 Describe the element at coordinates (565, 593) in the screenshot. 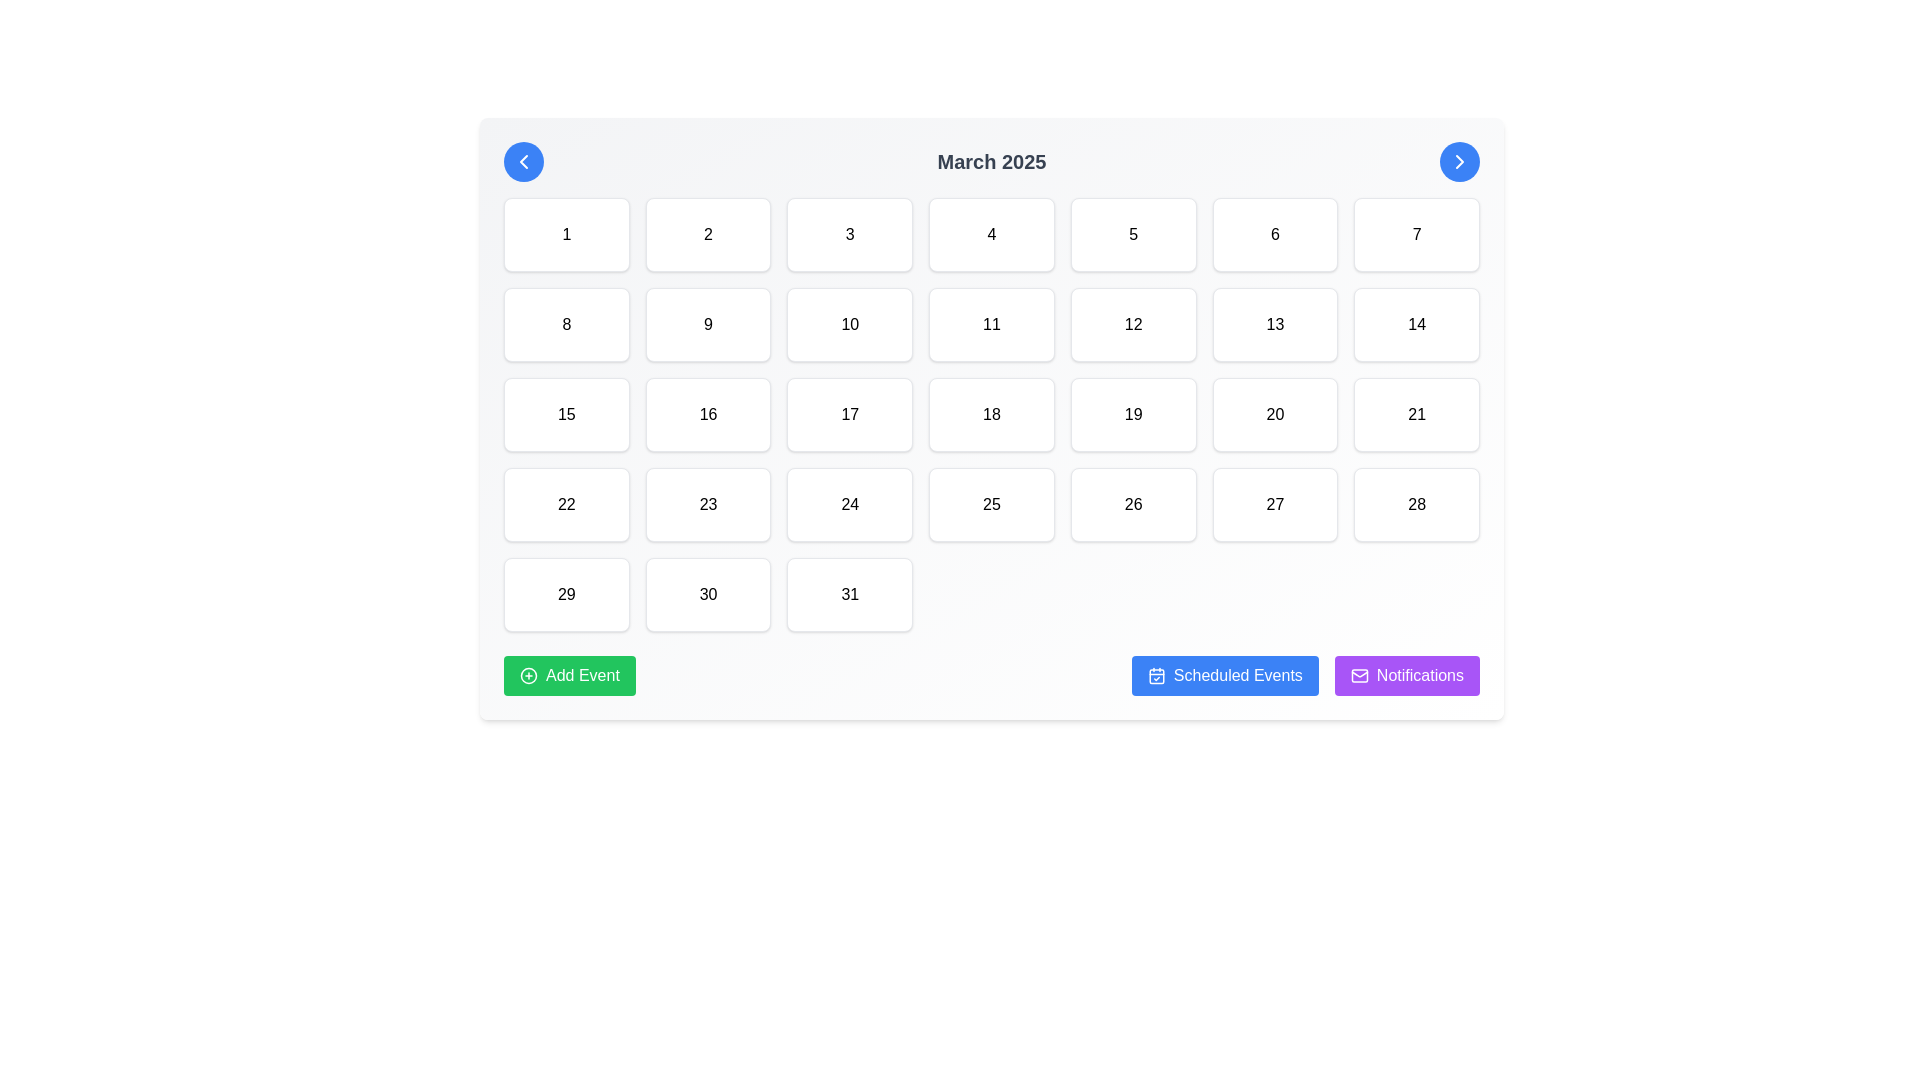

I see `the text label displaying the number '29' in the last row of the calendar grid for March 2025, positioned second from the left` at that location.